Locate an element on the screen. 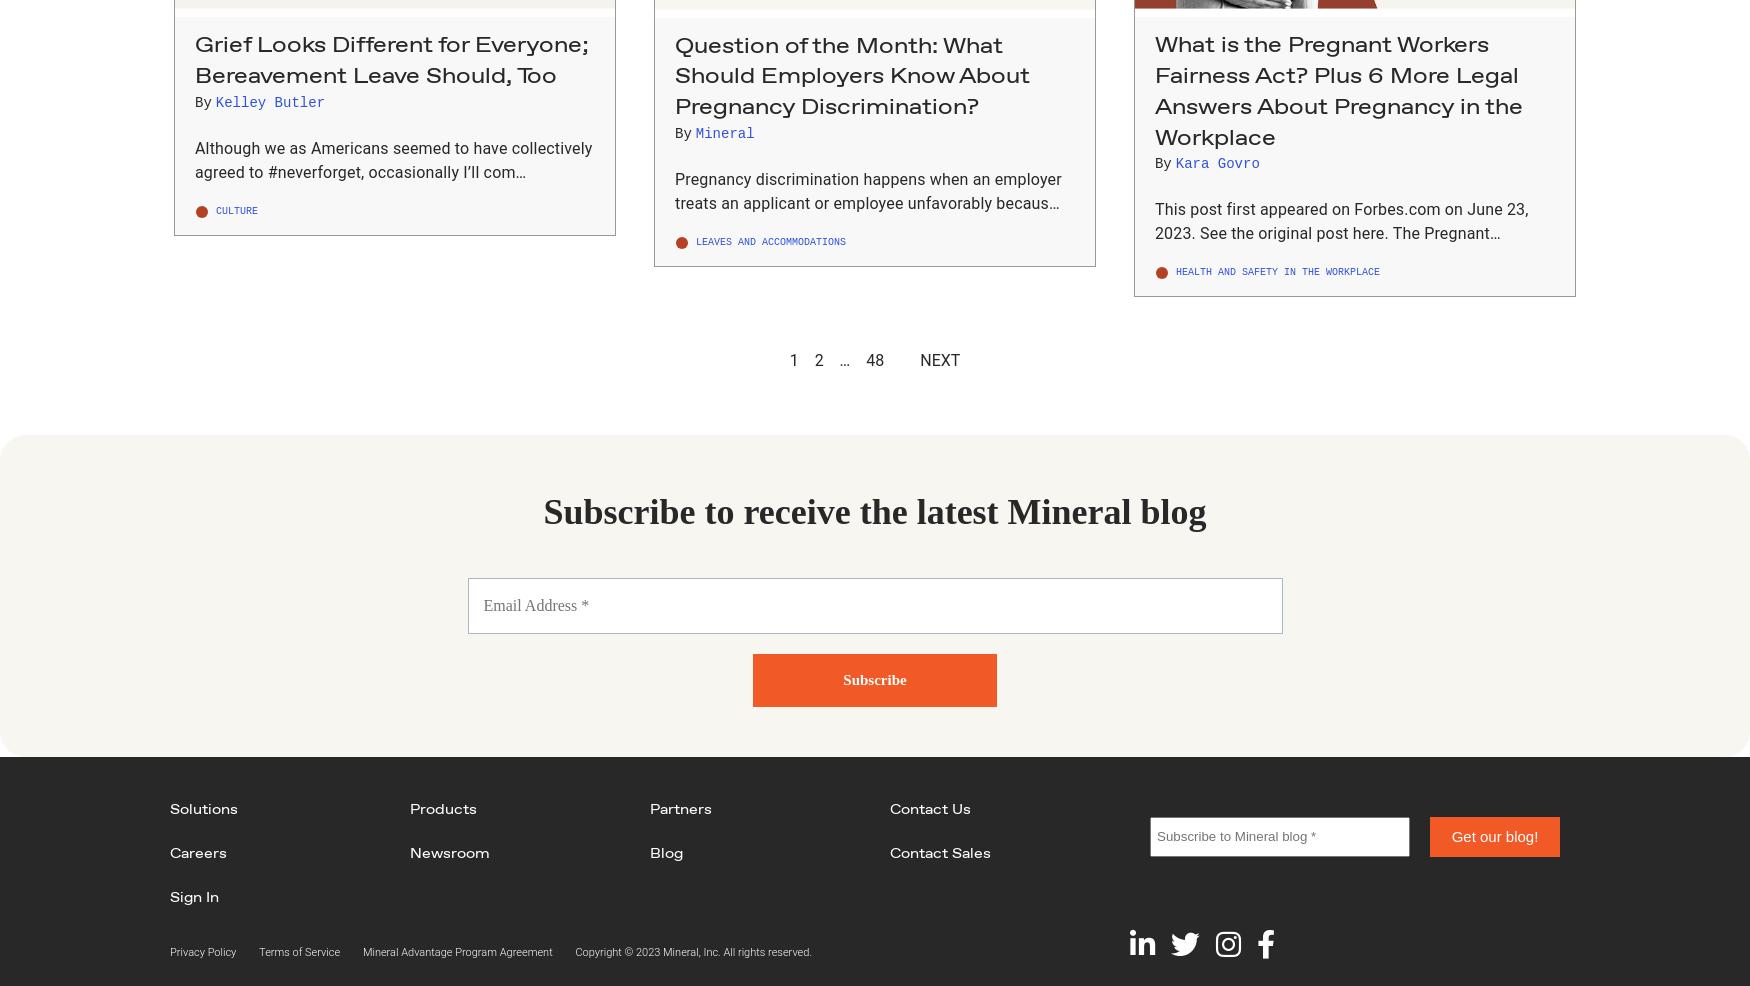 This screenshot has width=1750, height=986. 'This post first appeared on Forbes.com on June 23, 2023. See the original post here.
The Pregnant…' is located at coordinates (1341, 220).